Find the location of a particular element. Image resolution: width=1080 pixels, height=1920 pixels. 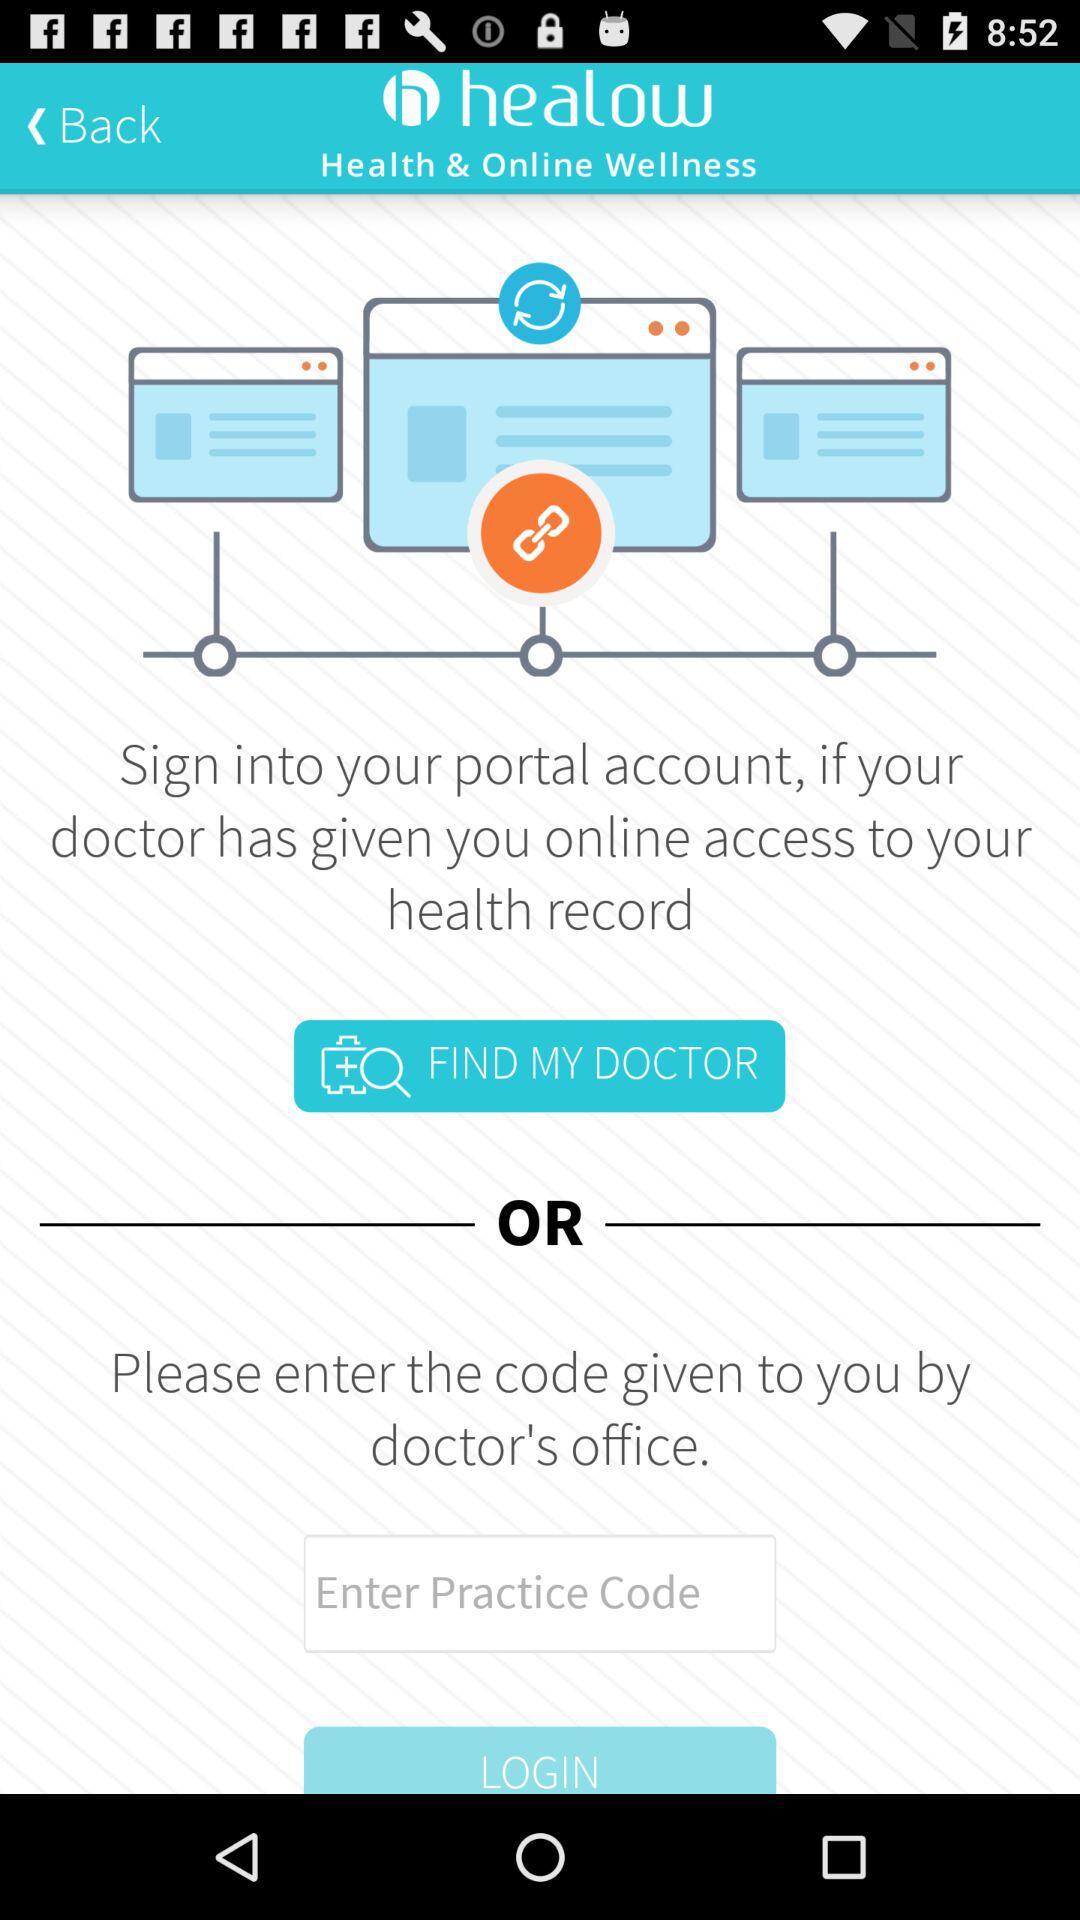

back icon is located at coordinates (93, 124).